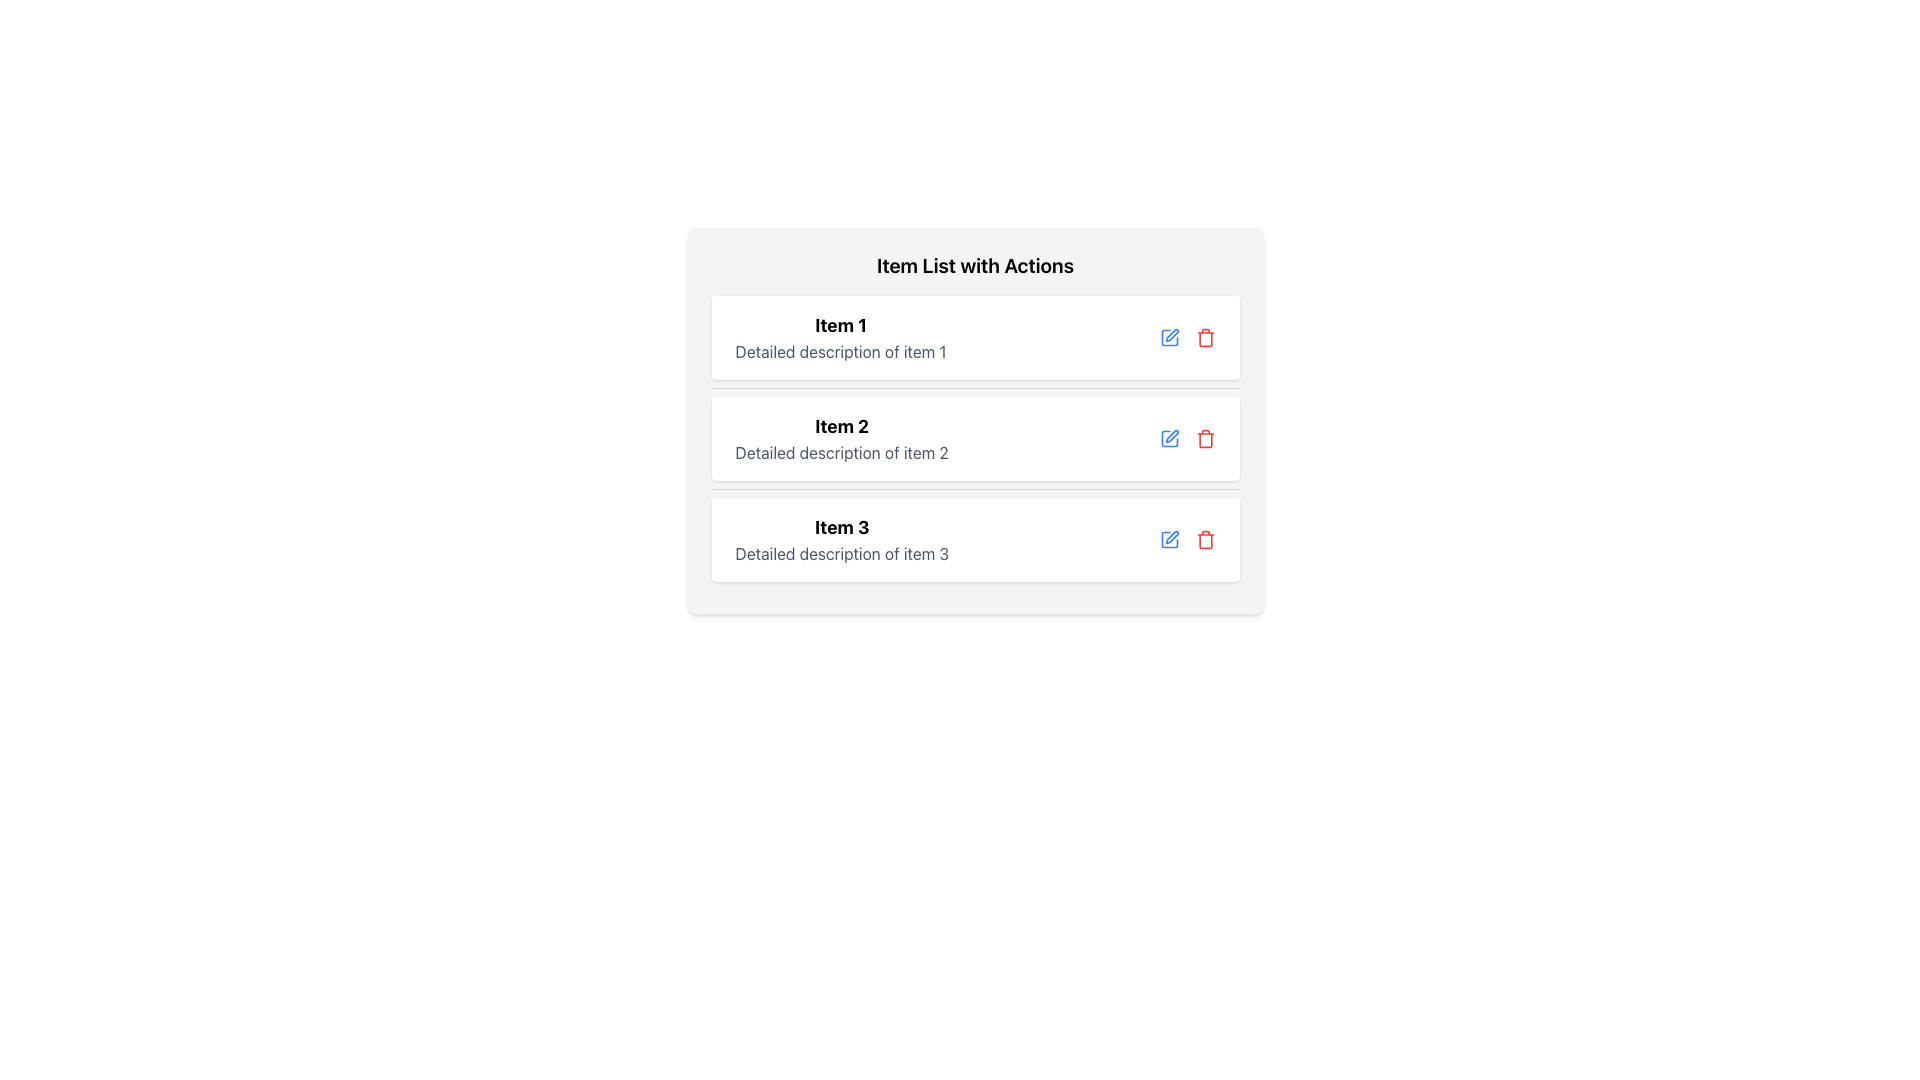 The width and height of the screenshot is (1920, 1080). Describe the element at coordinates (975, 388) in the screenshot. I see `the Divider element that visually separates 'Item 1' and 'Item 2' in the list to improve readability and structure` at that location.